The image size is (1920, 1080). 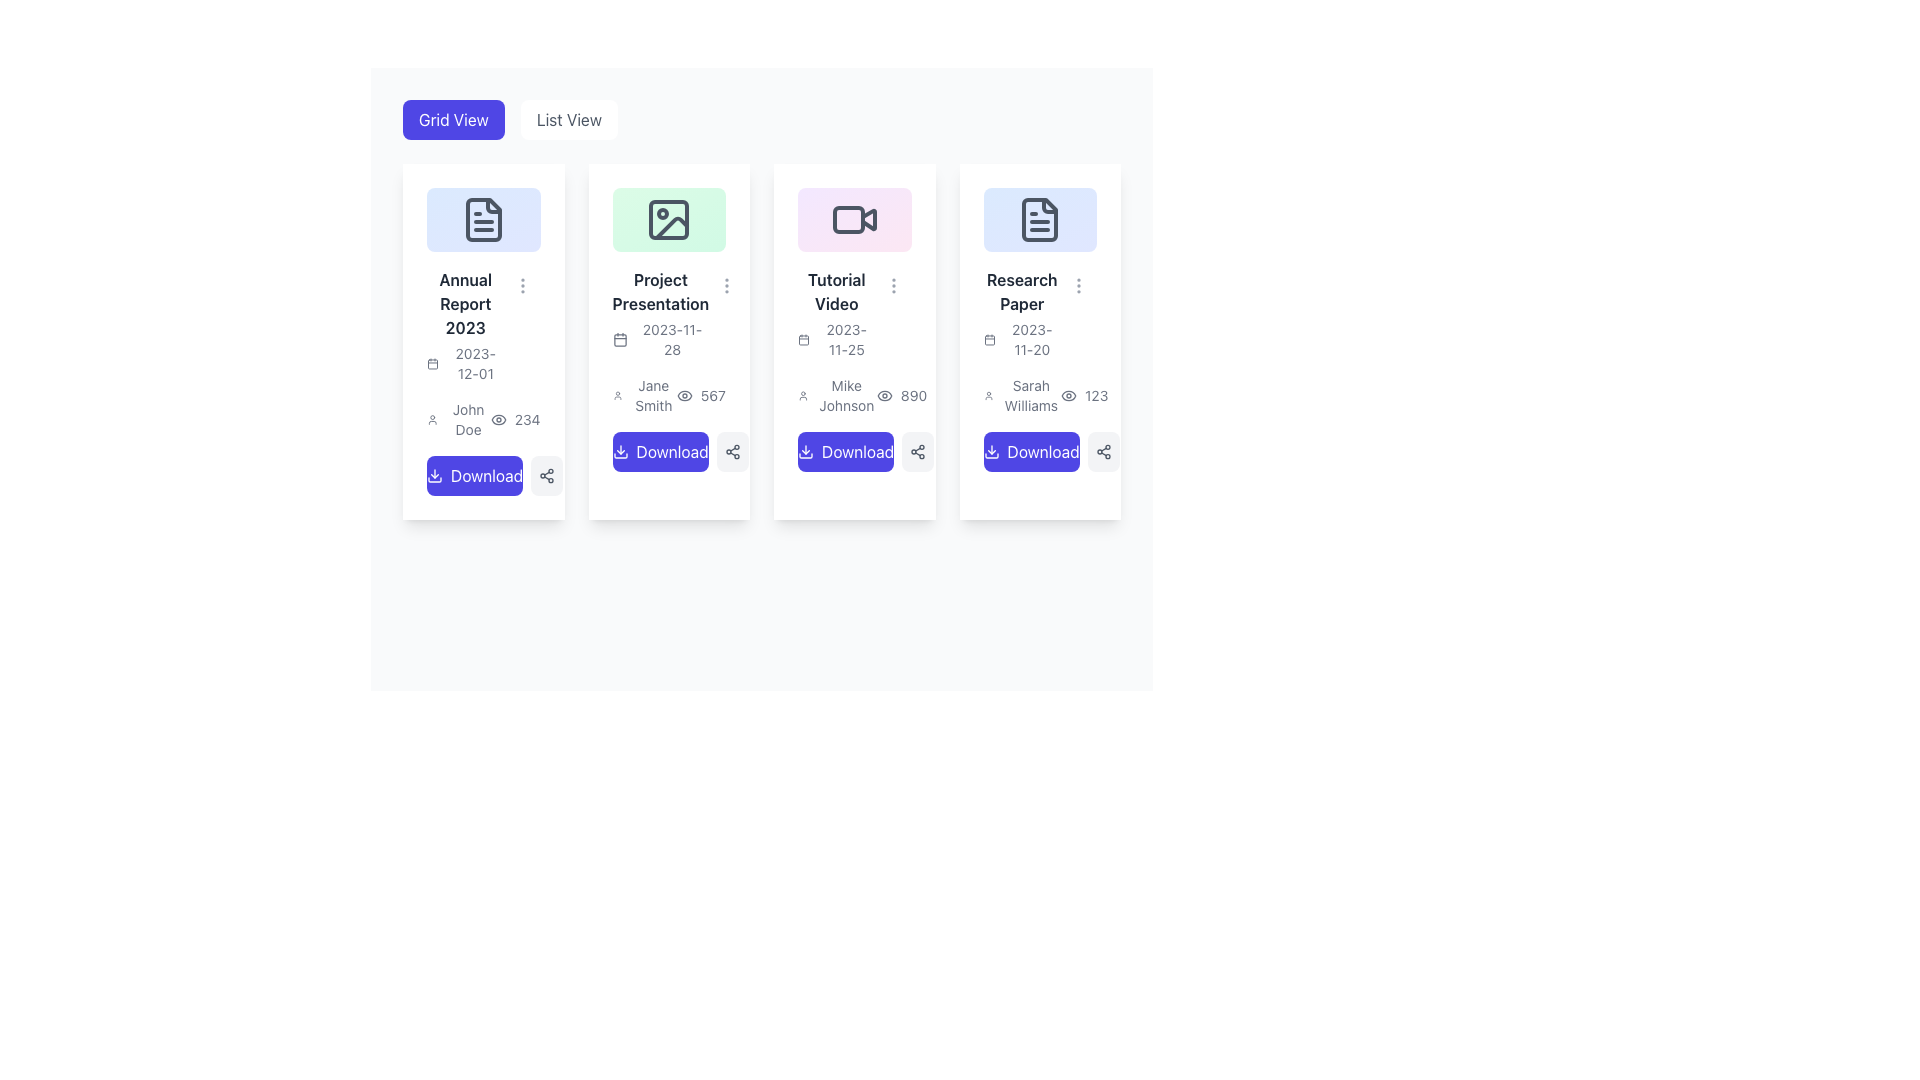 What do you see at coordinates (803, 395) in the screenshot?
I see `SVG icon representing a user, which is located to the left of the text 'Mike Johnson' within the 'Tutorial Video' card` at bounding box center [803, 395].